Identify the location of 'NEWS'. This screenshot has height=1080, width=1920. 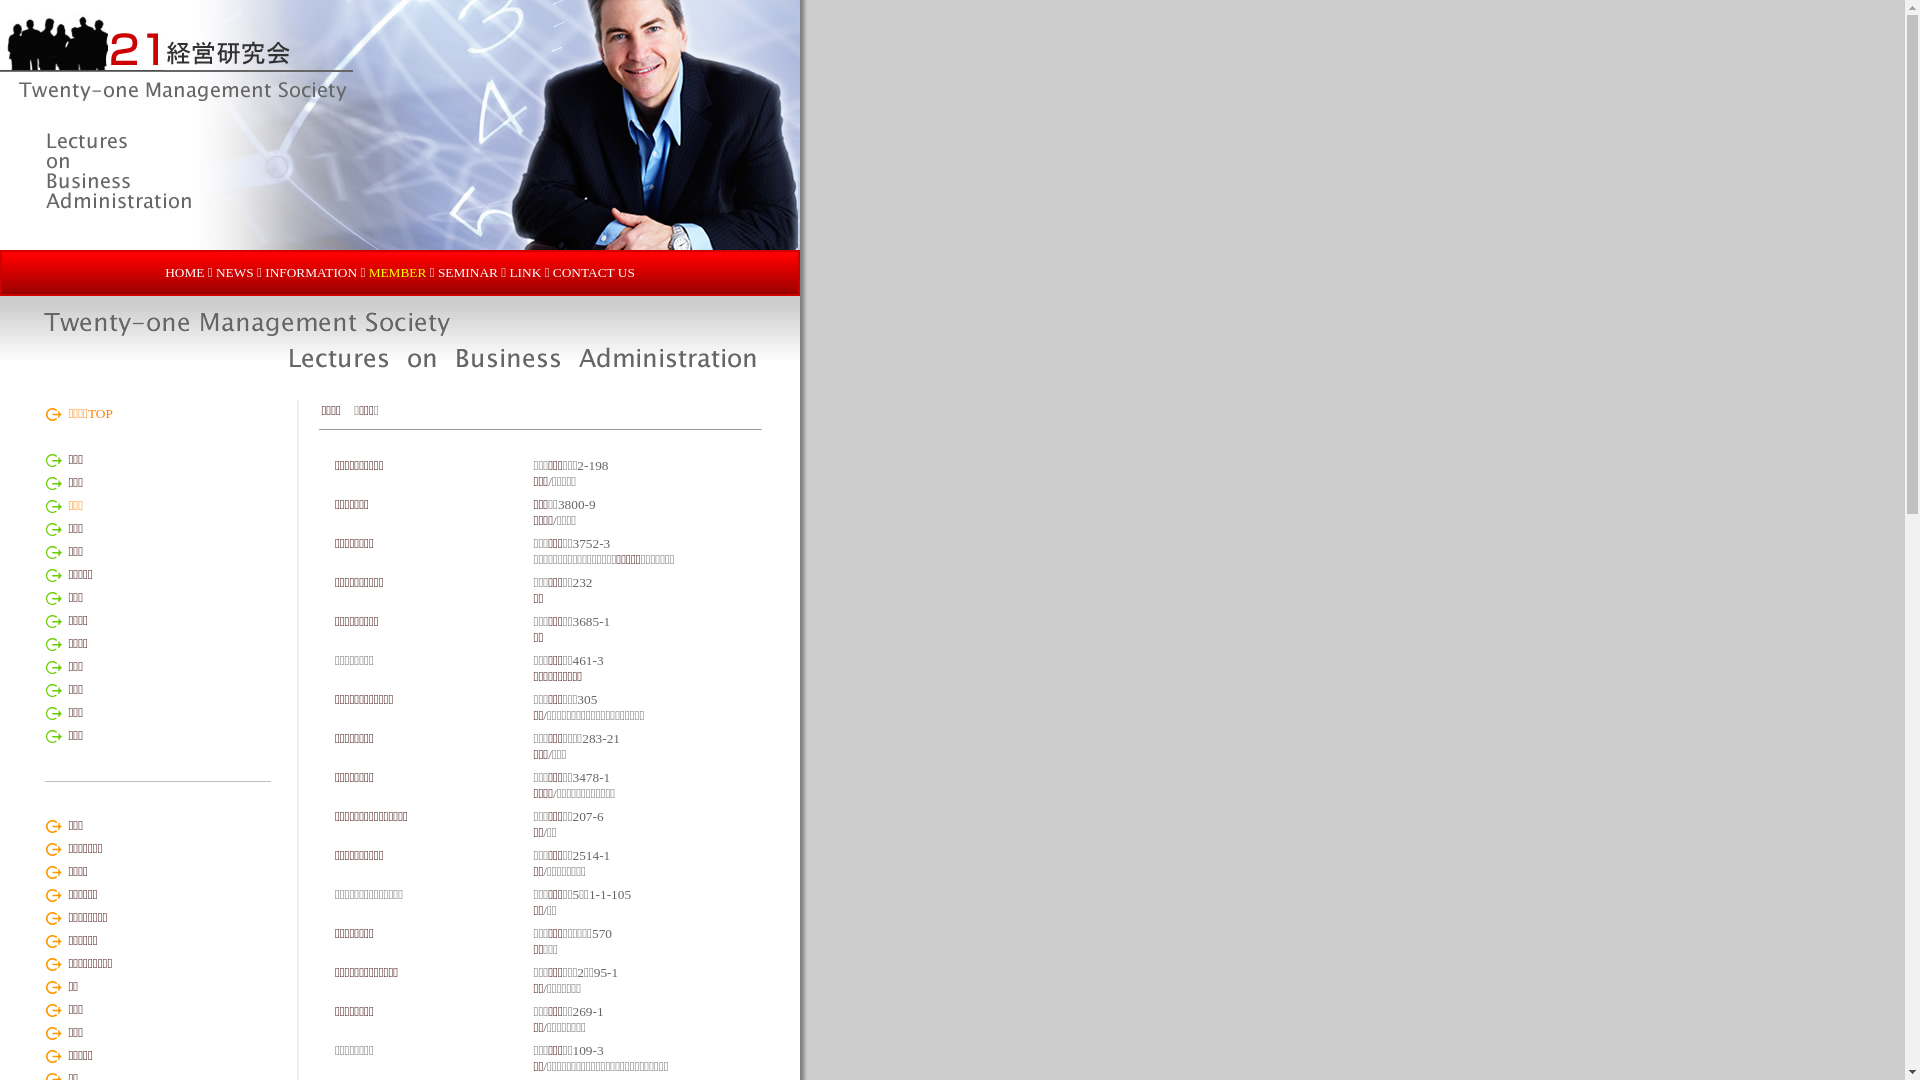
(235, 272).